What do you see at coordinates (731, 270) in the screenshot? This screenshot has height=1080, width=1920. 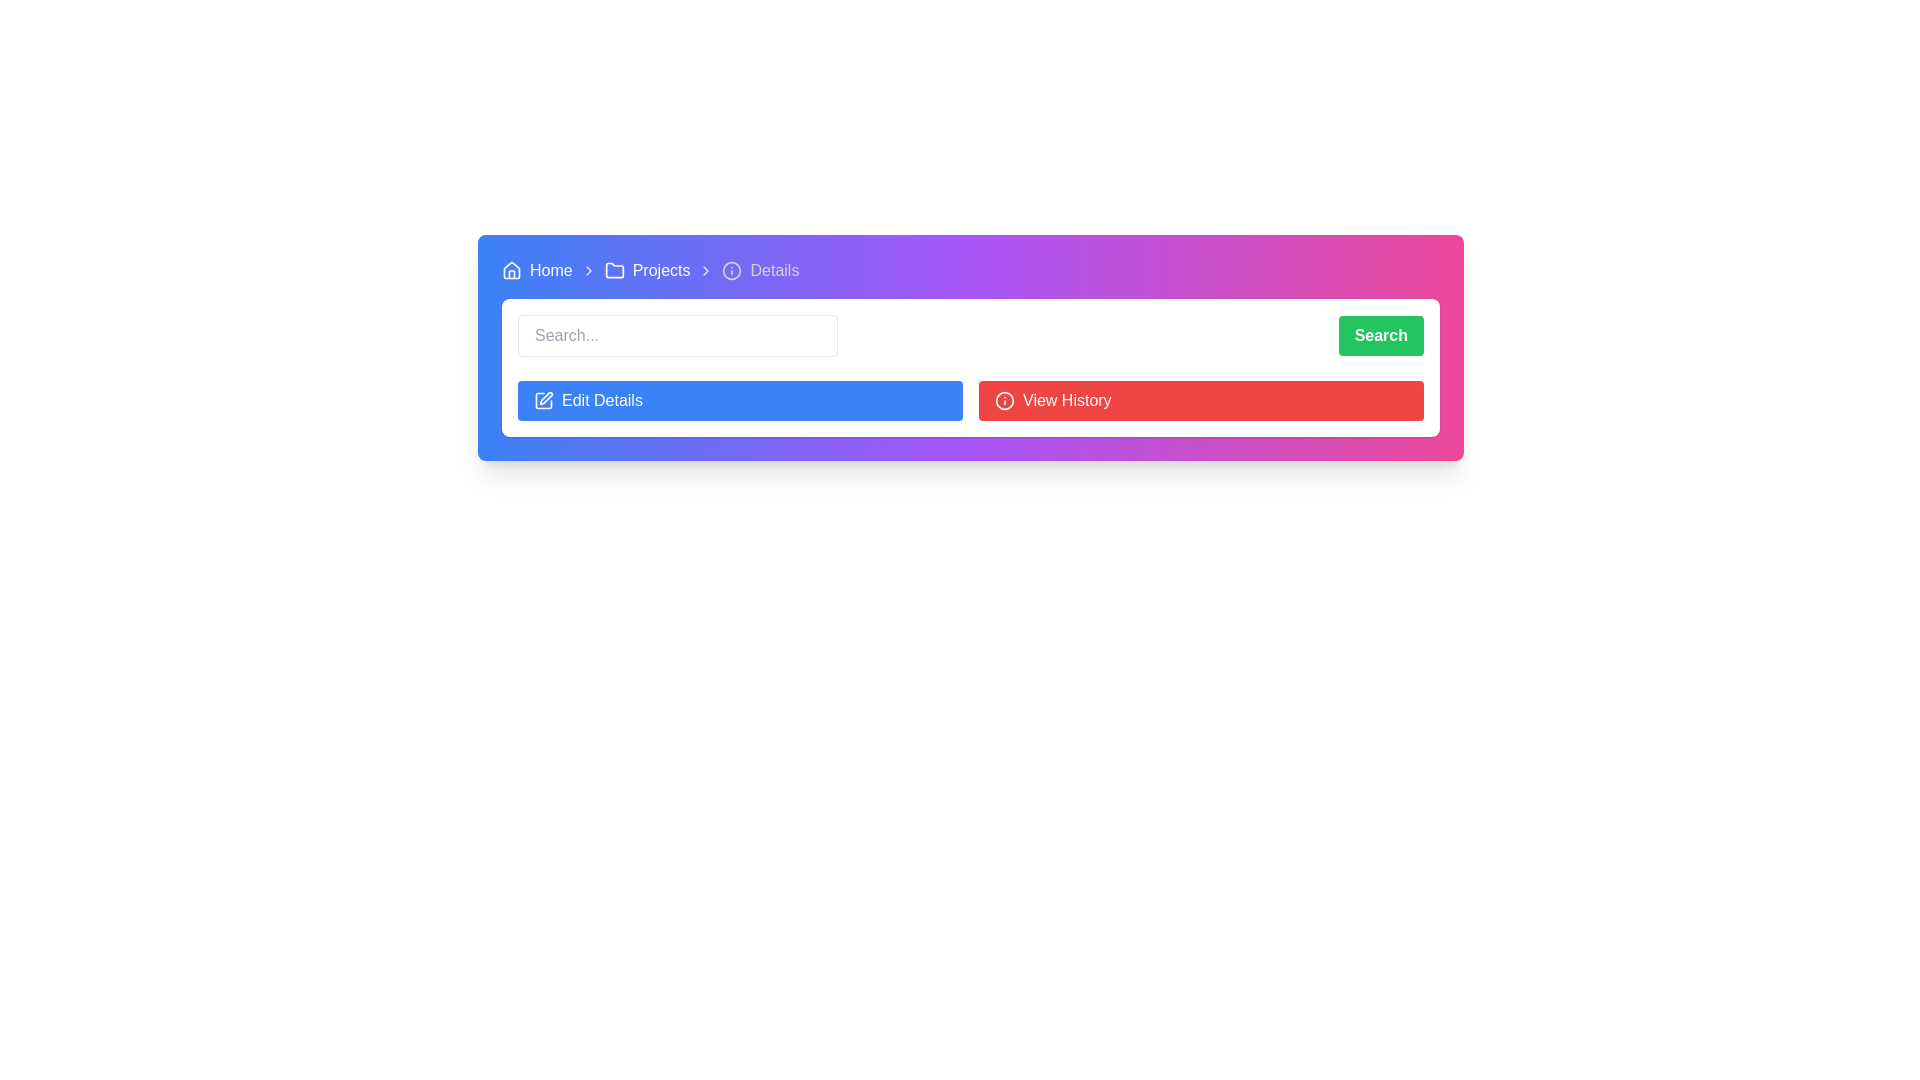 I see `the small circular graphical element within the SVG icon located between the 'Projects' and 'Details' breadcrumb links in the top navigation bar` at bounding box center [731, 270].